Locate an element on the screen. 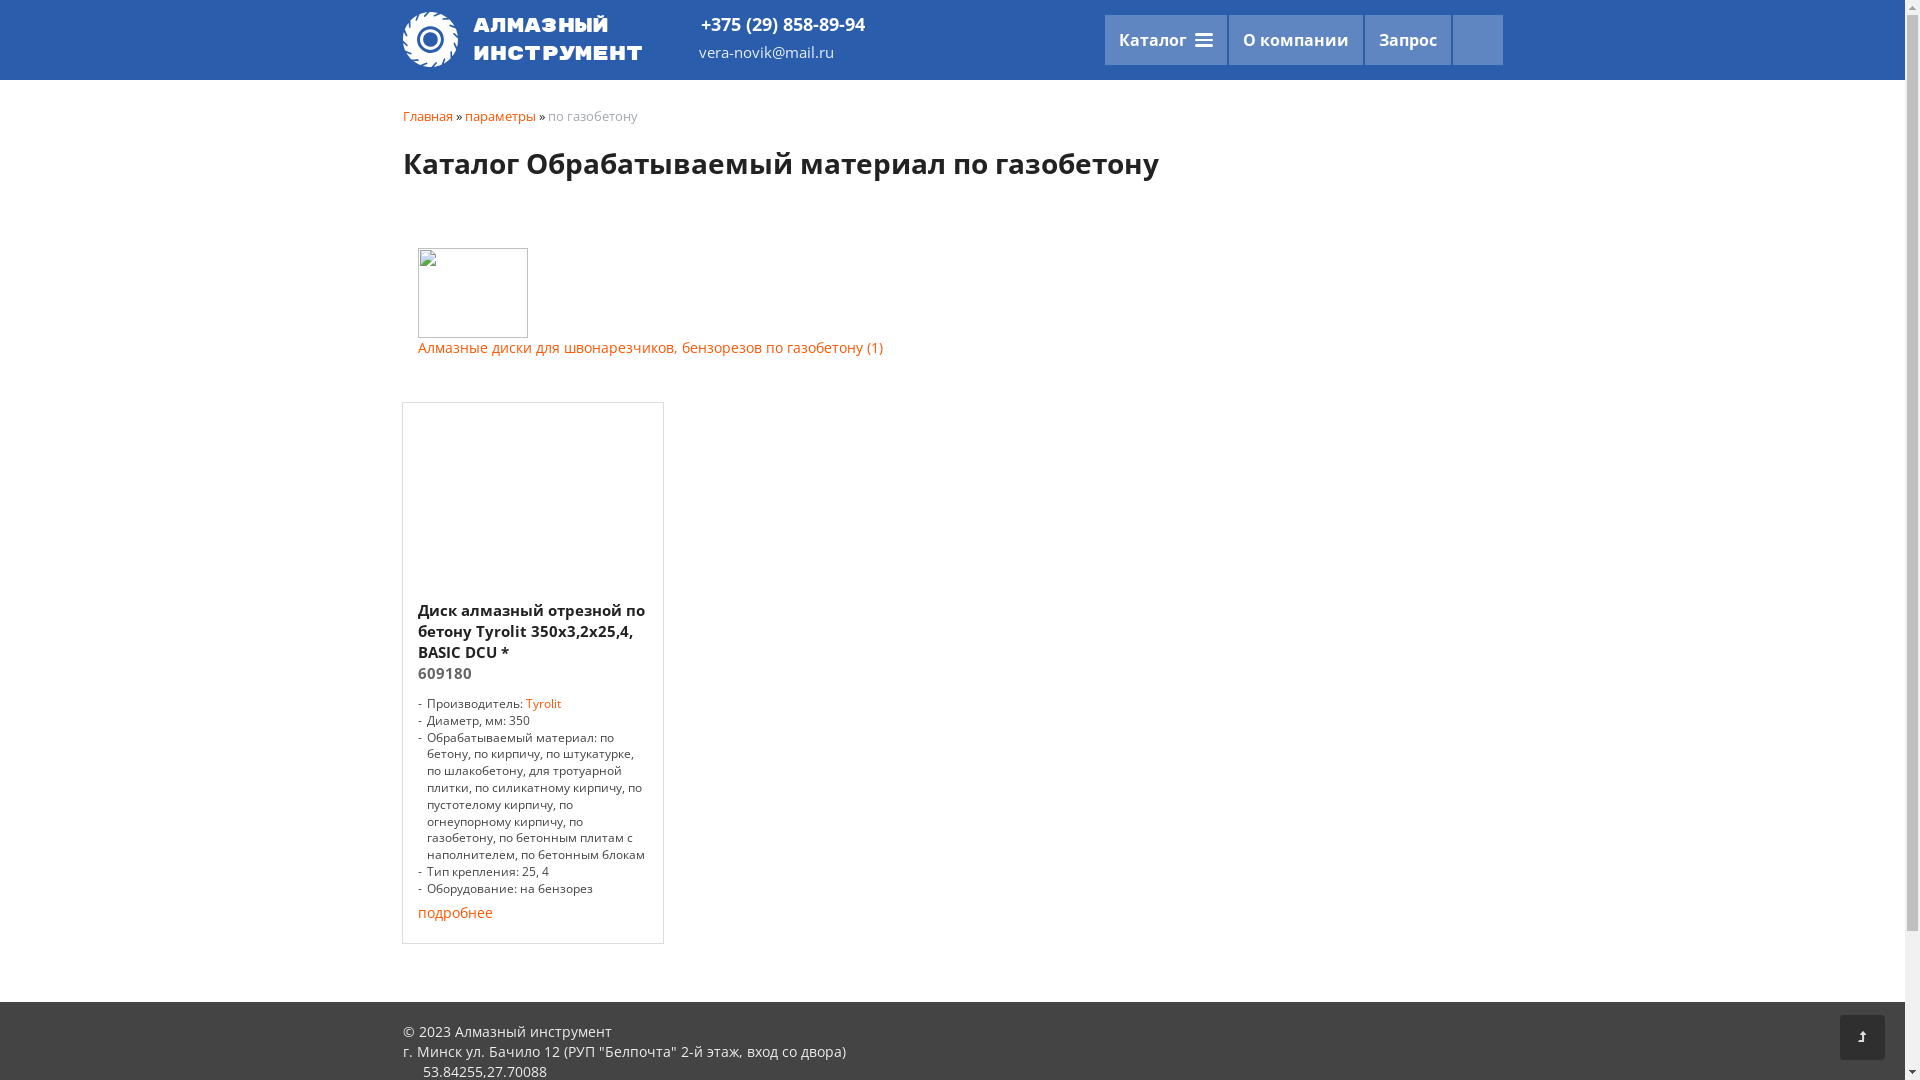 The width and height of the screenshot is (1920, 1080). 'vera-novik@mail.ru' is located at coordinates (771, 51).